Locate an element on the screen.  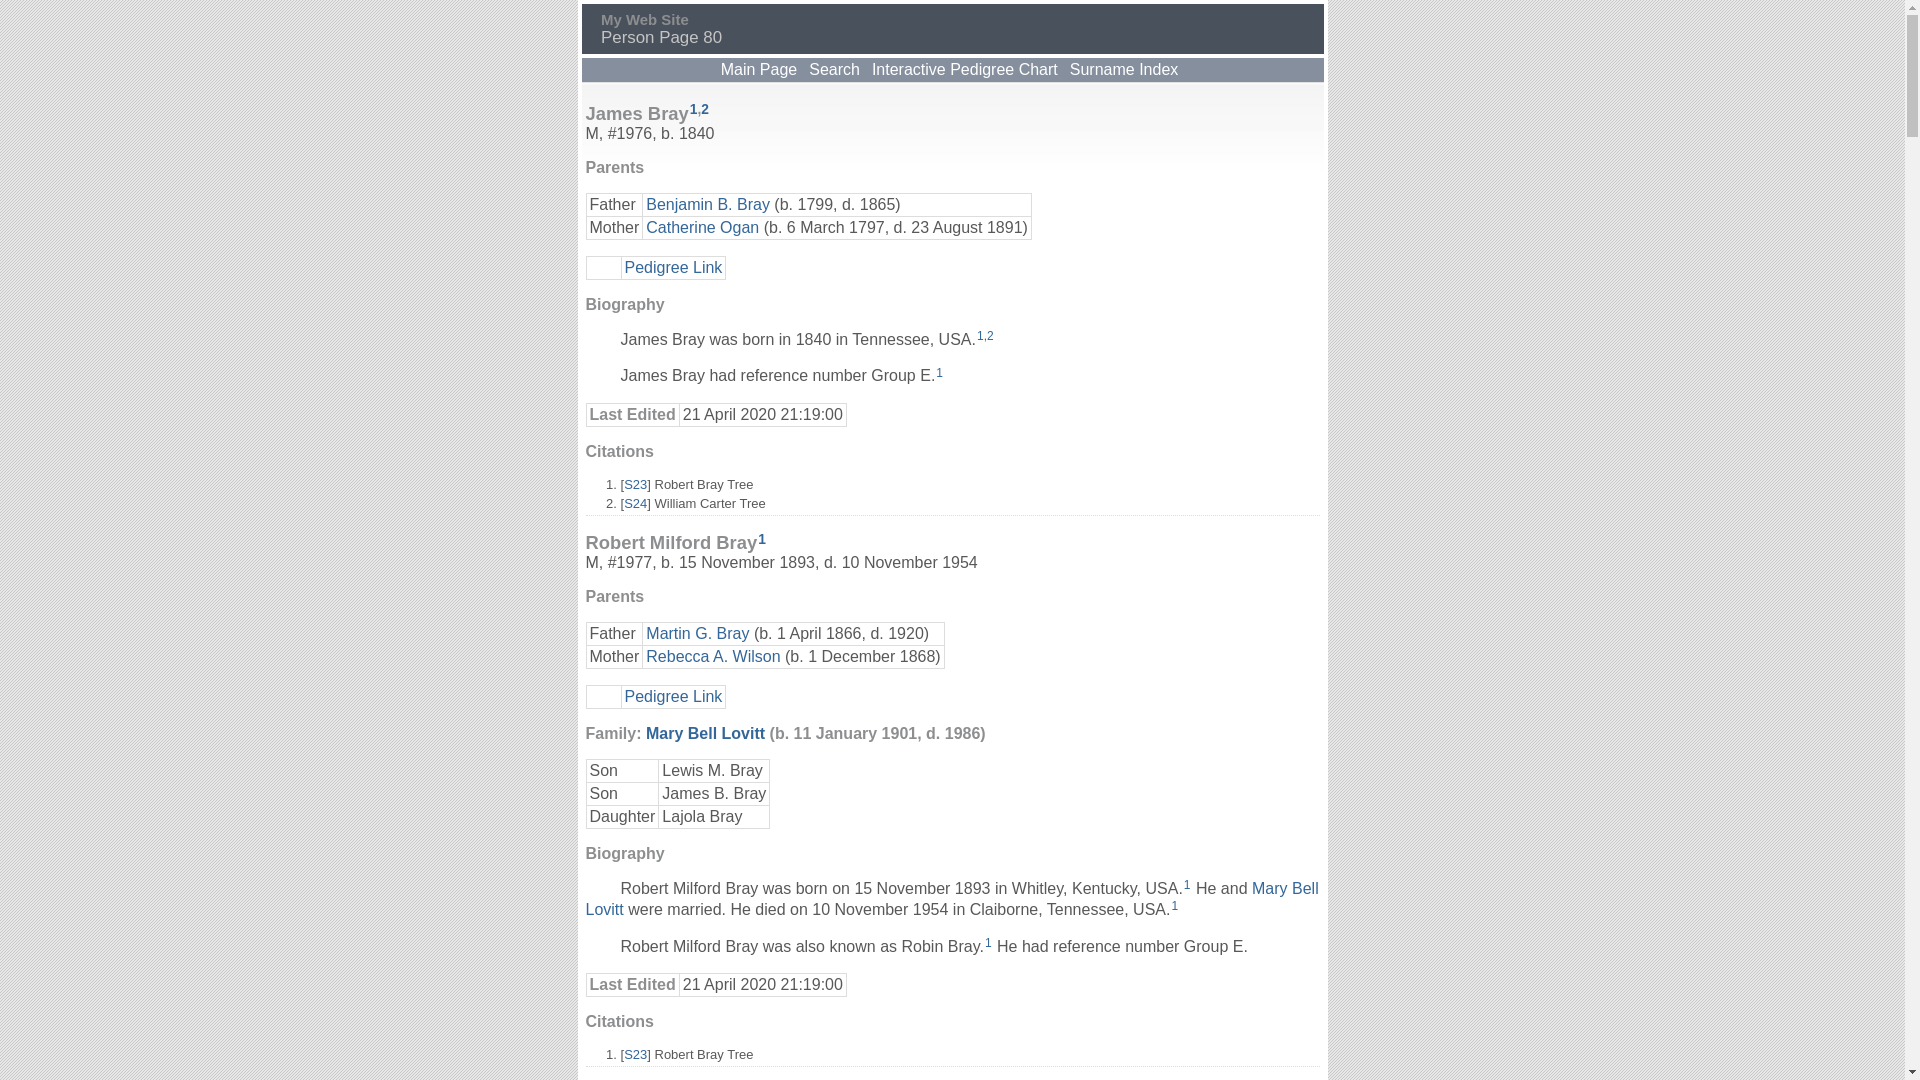
'Search' is located at coordinates (834, 68).